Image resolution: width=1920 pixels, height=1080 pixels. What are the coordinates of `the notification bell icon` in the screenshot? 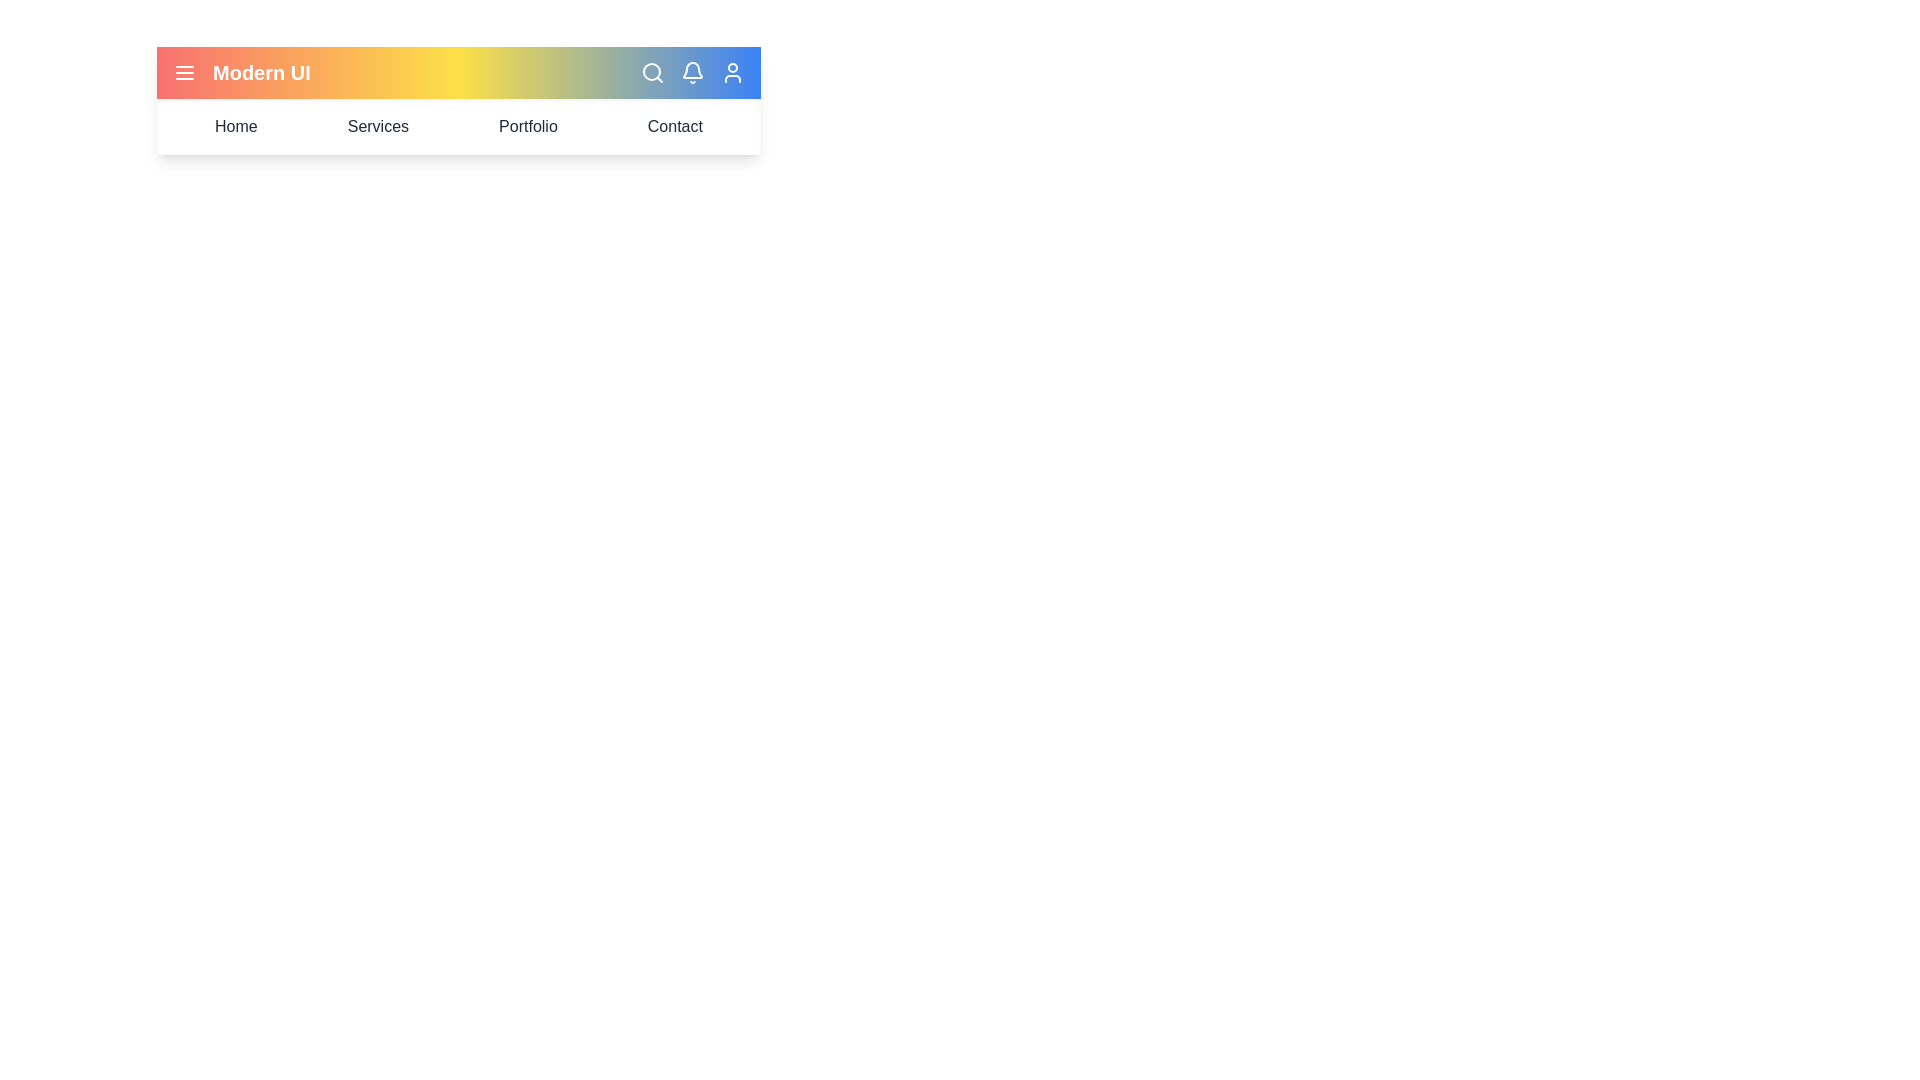 It's located at (692, 72).